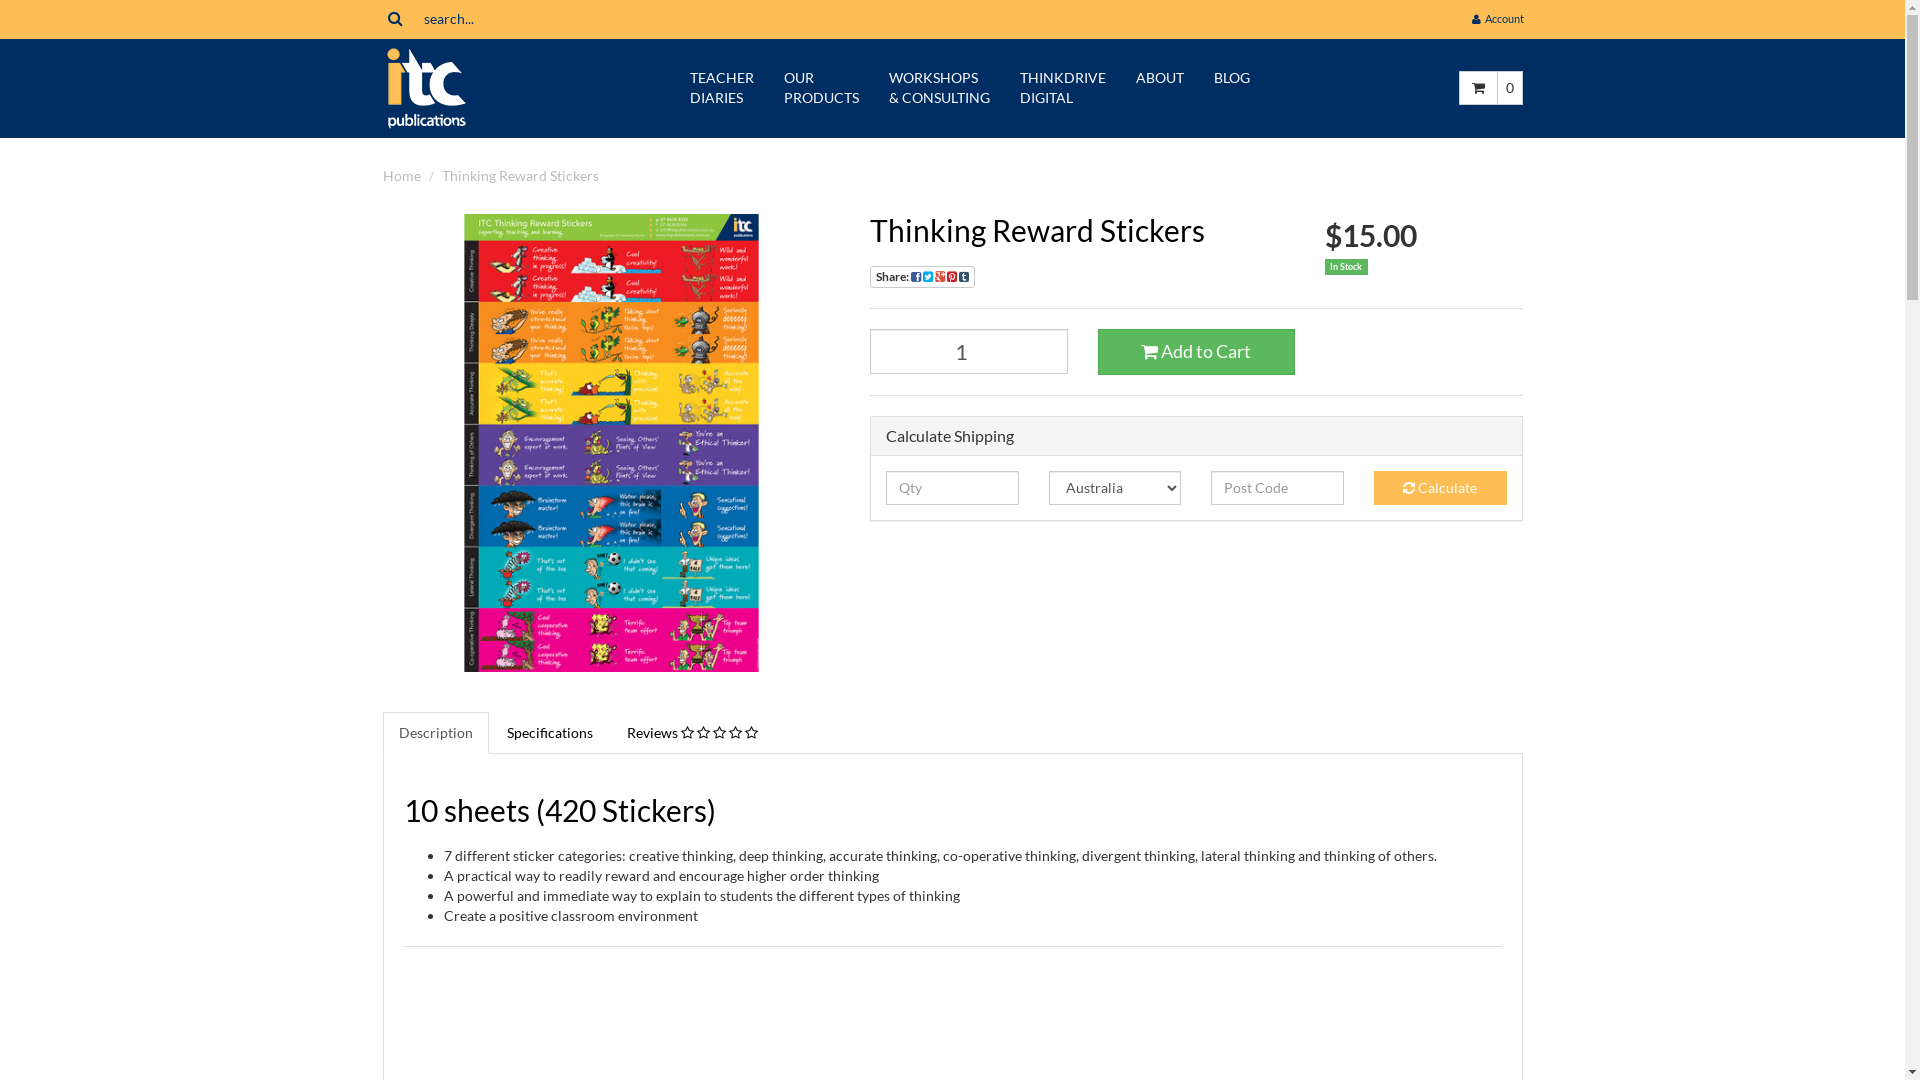 This screenshot has width=1920, height=1080. Describe the element at coordinates (1508, 87) in the screenshot. I see `'0'` at that location.